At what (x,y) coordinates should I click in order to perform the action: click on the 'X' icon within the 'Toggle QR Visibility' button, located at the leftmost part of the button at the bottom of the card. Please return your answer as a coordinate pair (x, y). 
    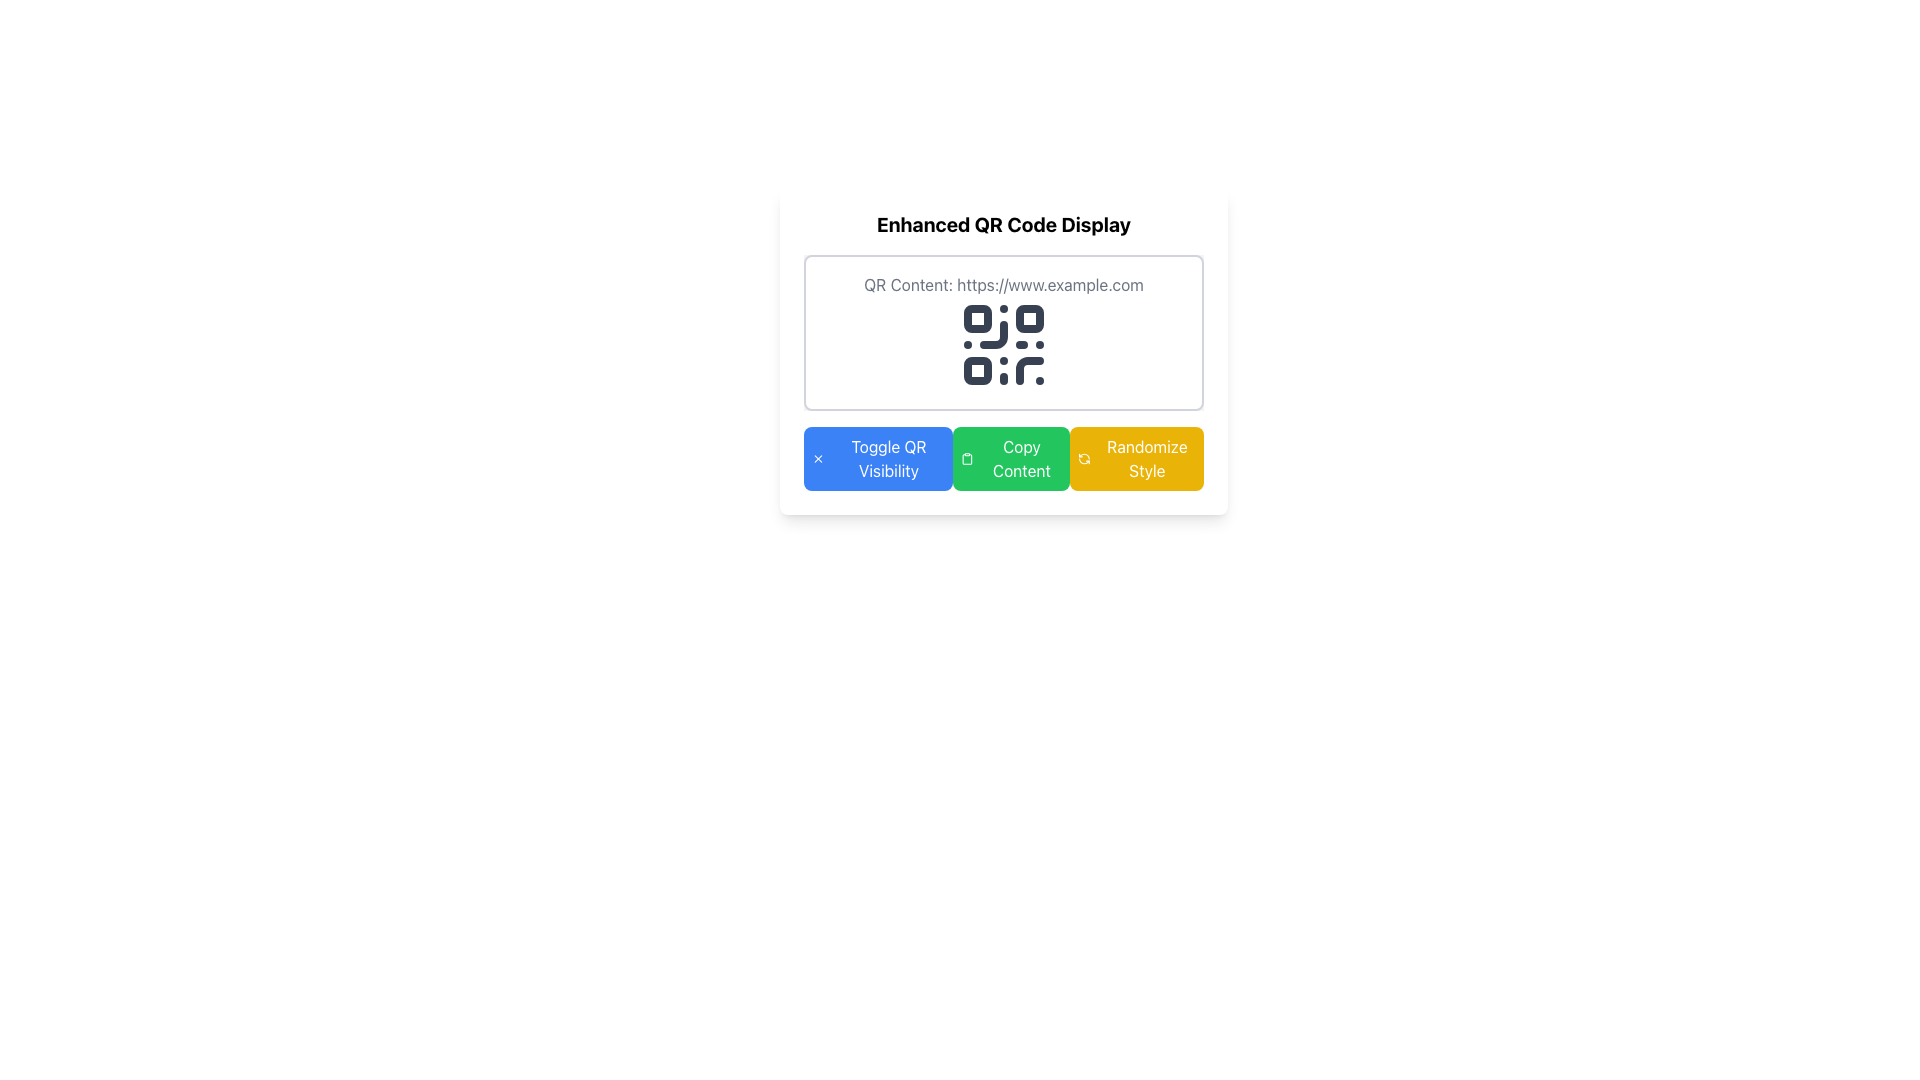
    Looking at the image, I should click on (818, 459).